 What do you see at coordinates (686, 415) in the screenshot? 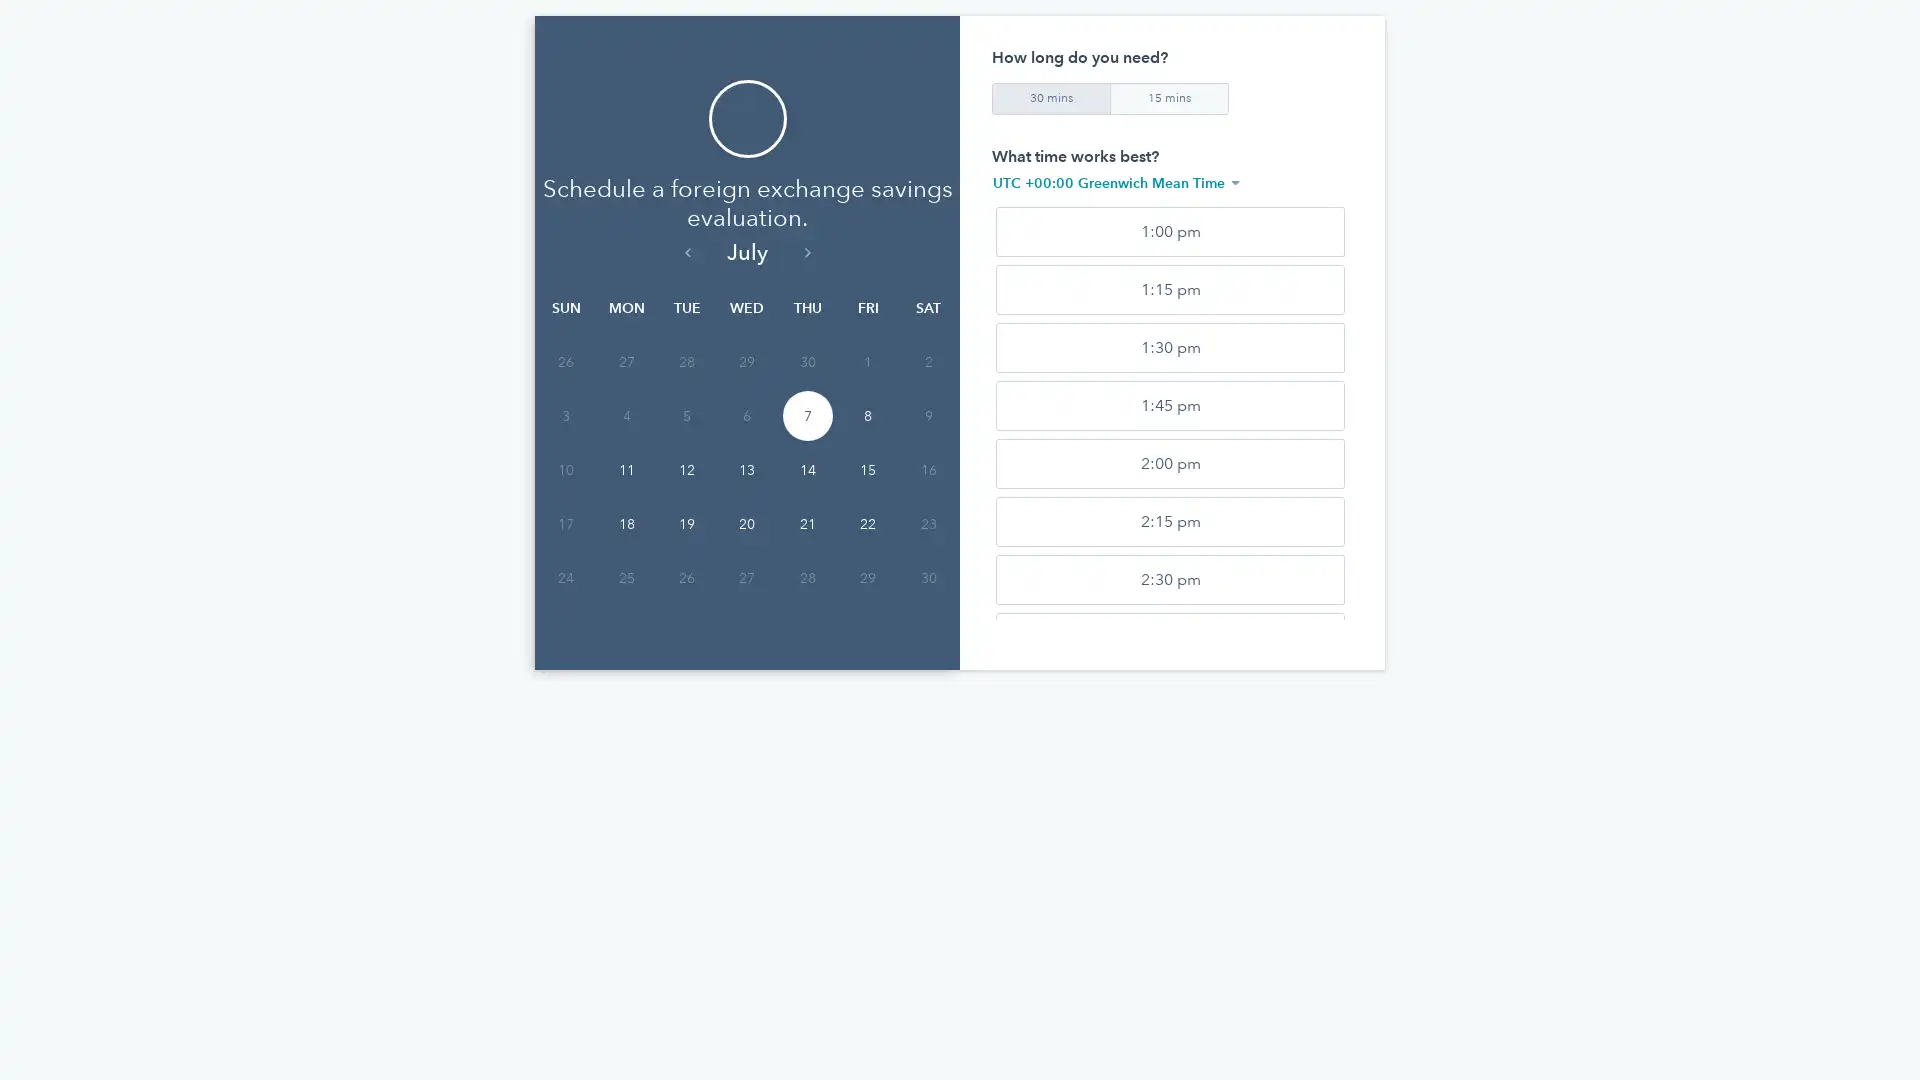
I see `July 5th` at bounding box center [686, 415].